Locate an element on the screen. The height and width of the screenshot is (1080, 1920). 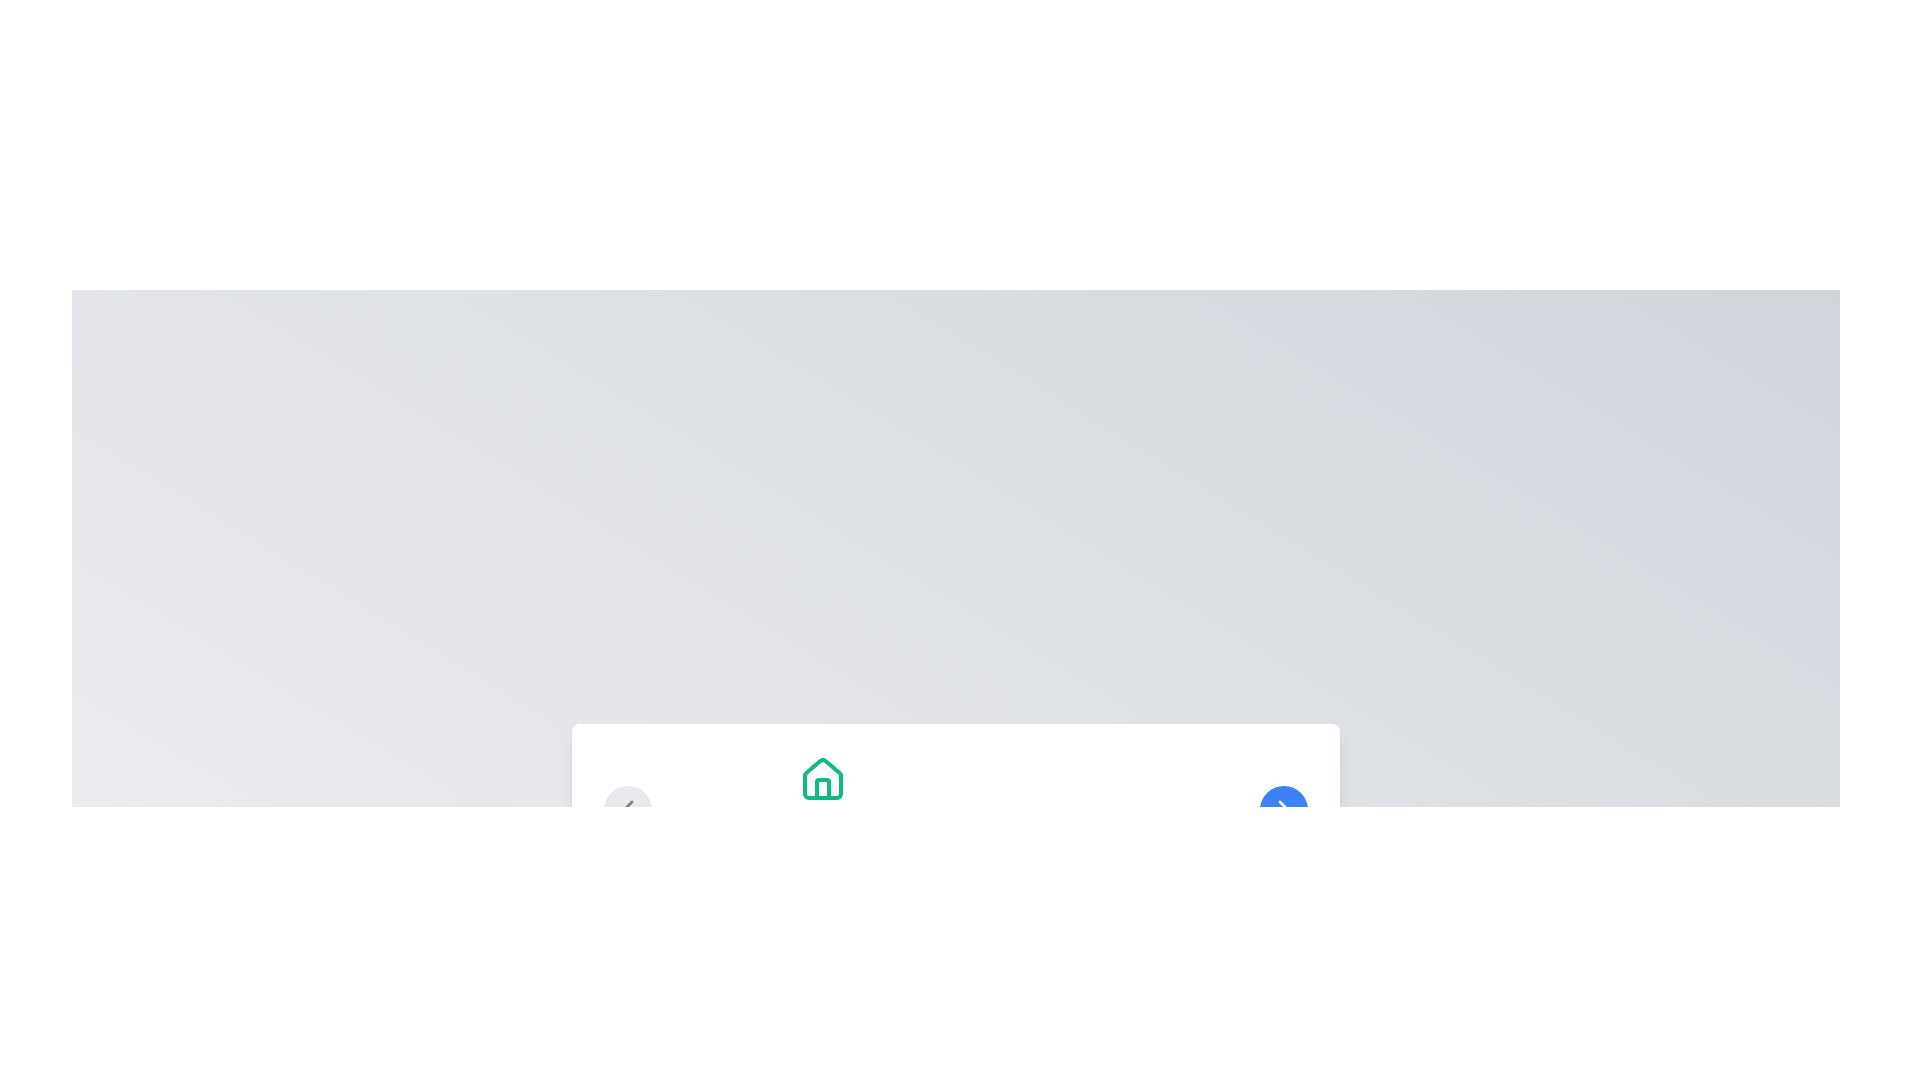
the door segment of the house icon, which is a rectangular shaped element with a darker color, centrally located within the house outline is located at coordinates (823, 788).